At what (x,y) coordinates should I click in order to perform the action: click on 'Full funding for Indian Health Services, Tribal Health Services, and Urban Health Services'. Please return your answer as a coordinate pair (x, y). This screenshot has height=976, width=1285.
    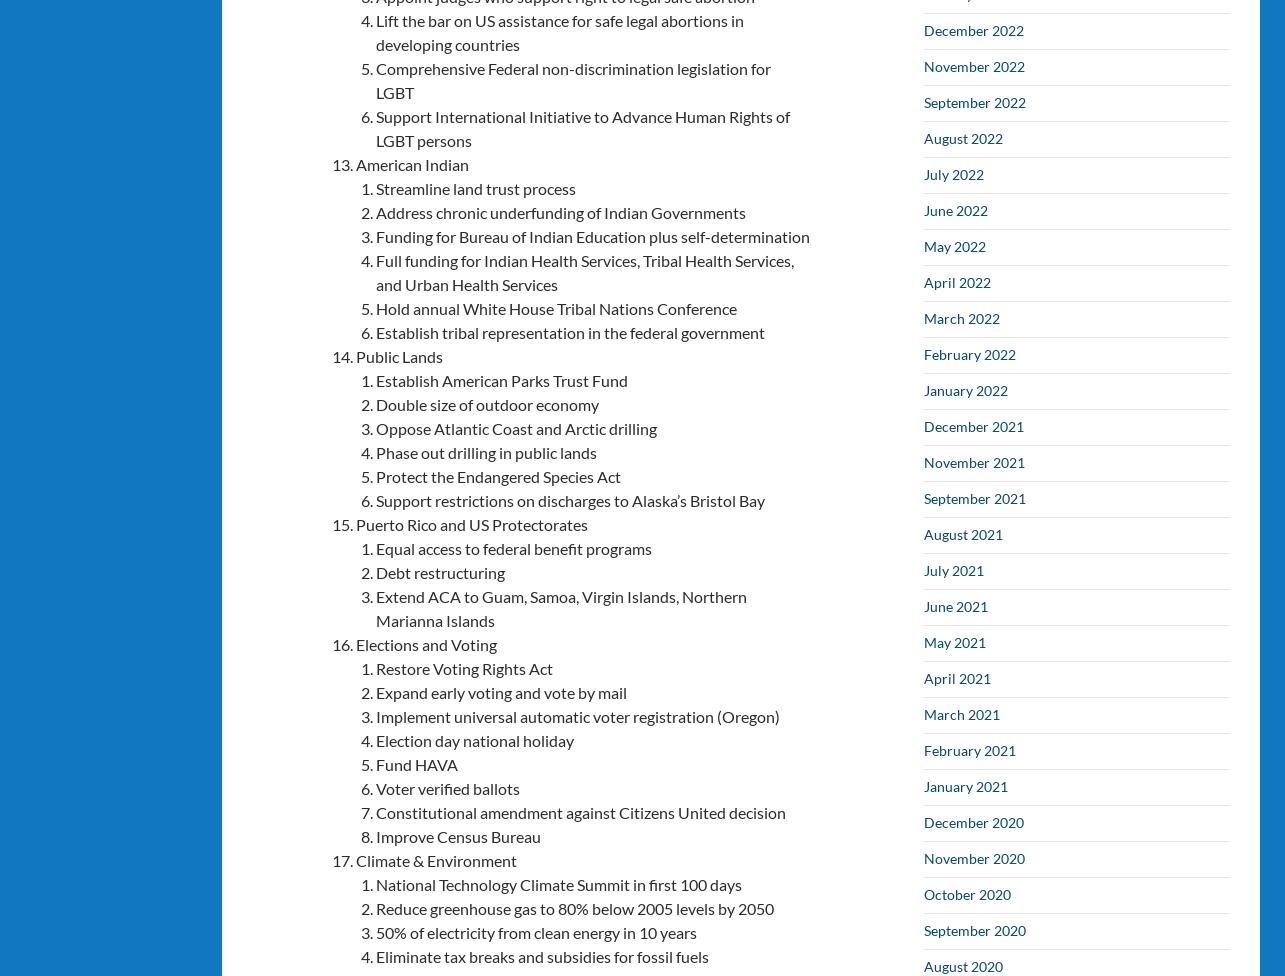
    Looking at the image, I should click on (585, 271).